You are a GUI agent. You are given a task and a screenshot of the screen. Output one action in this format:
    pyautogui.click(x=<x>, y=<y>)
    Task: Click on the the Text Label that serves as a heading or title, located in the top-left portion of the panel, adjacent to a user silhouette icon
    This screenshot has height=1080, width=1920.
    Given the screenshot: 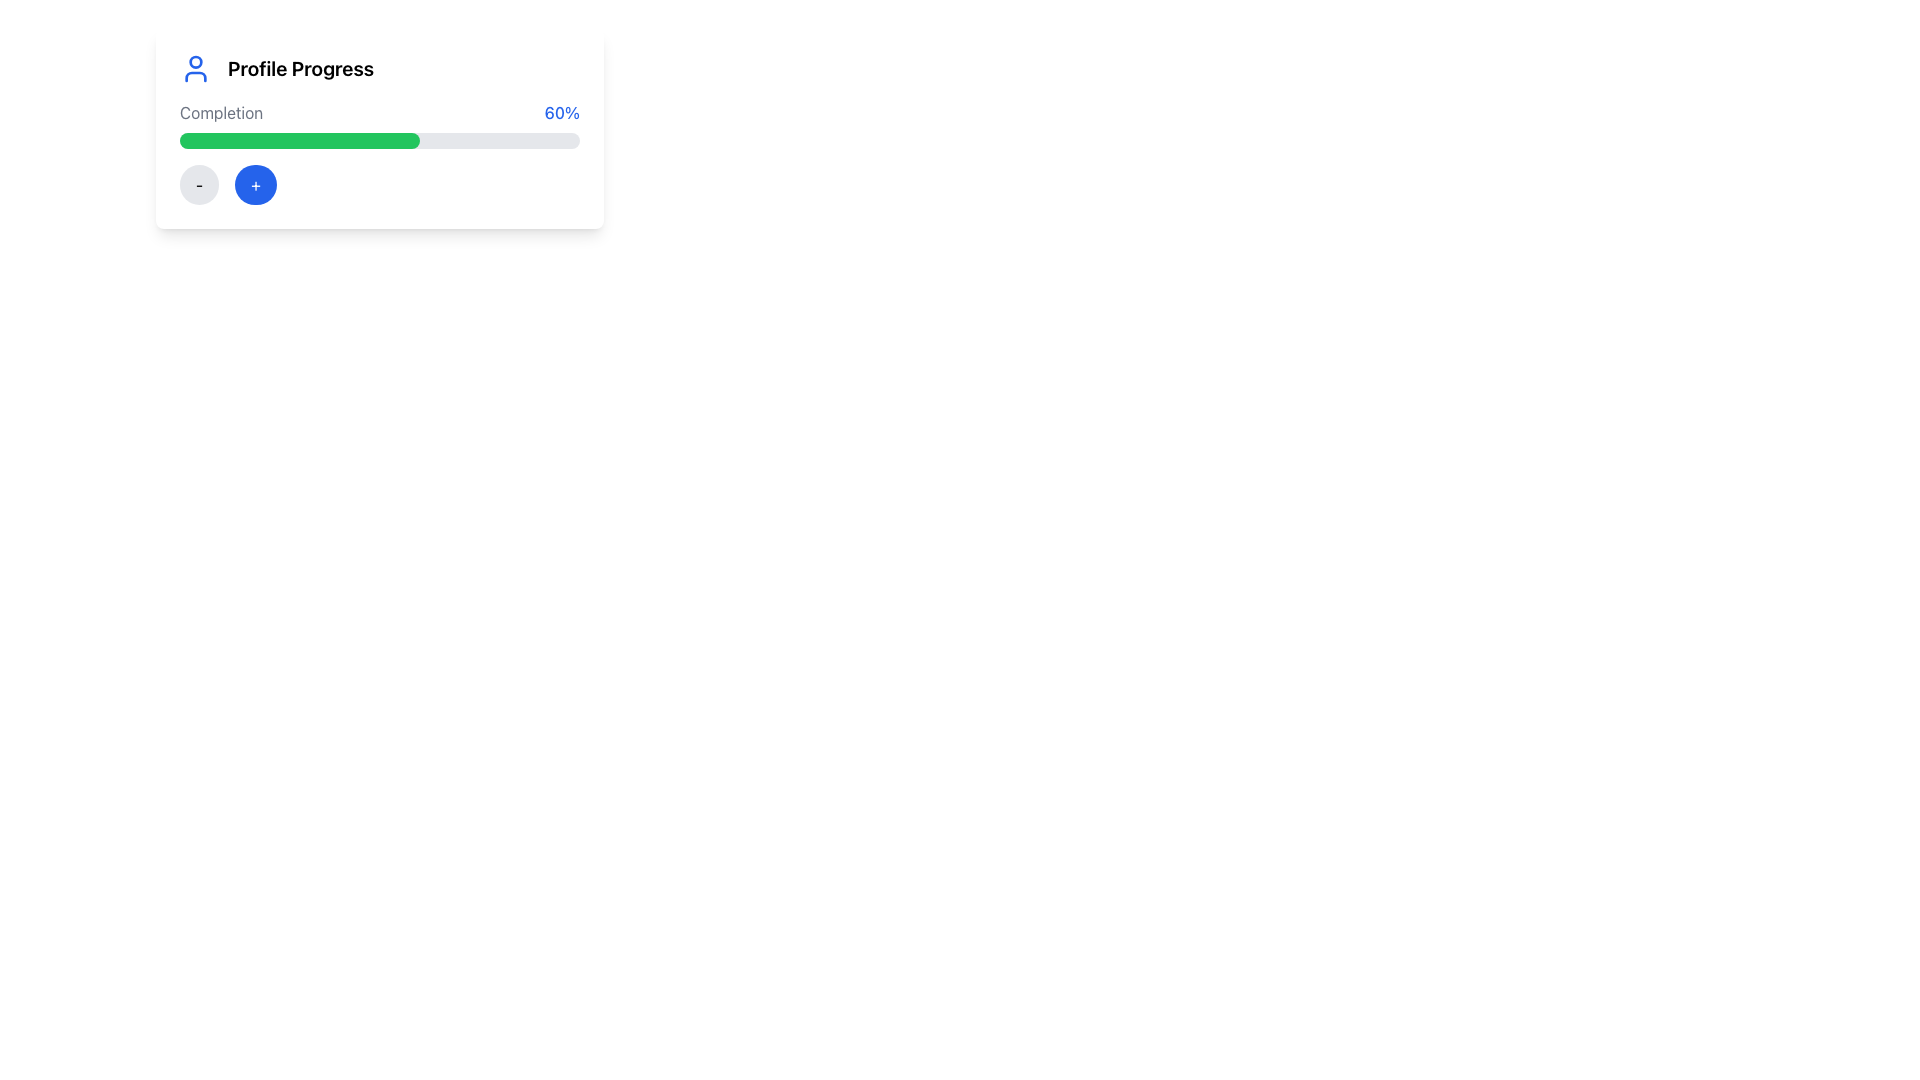 What is the action you would take?
    pyautogui.click(x=300, y=68)
    